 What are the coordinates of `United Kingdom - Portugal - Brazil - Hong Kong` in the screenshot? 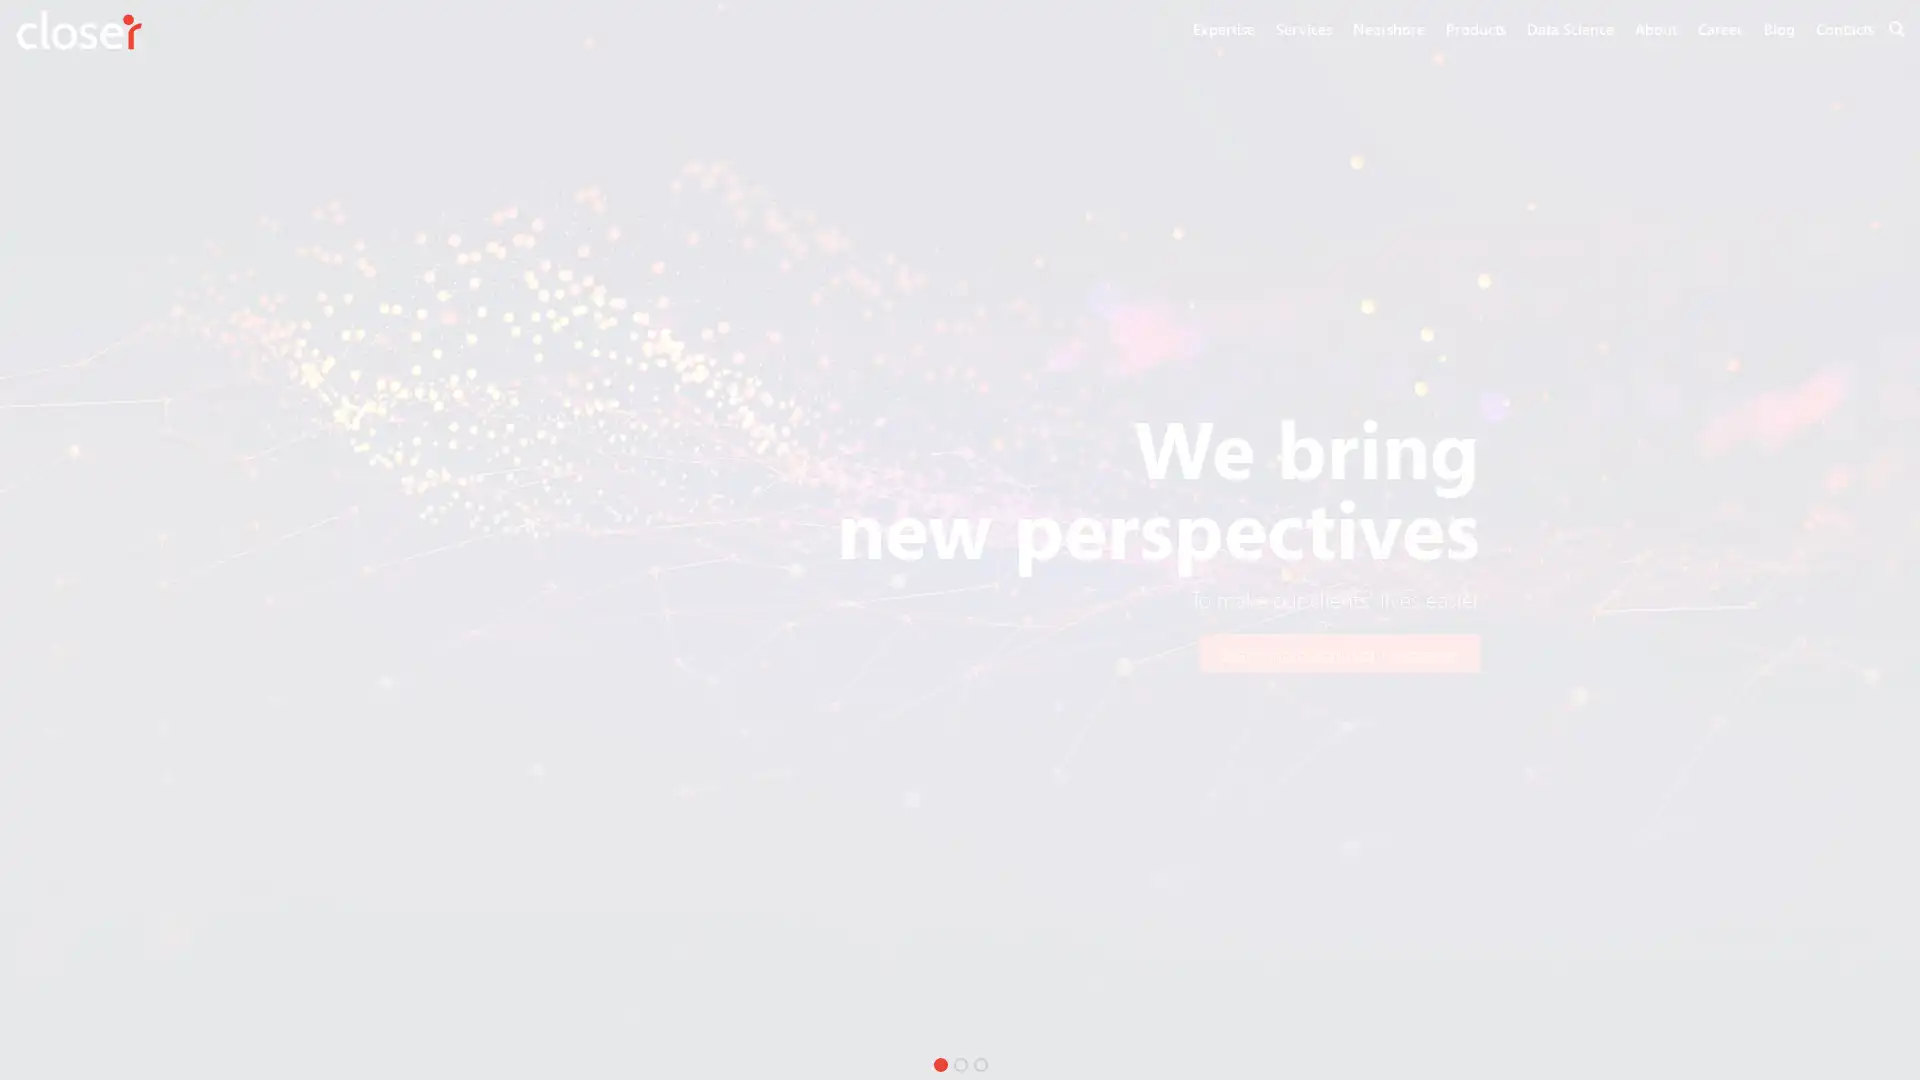 It's located at (626, 653).